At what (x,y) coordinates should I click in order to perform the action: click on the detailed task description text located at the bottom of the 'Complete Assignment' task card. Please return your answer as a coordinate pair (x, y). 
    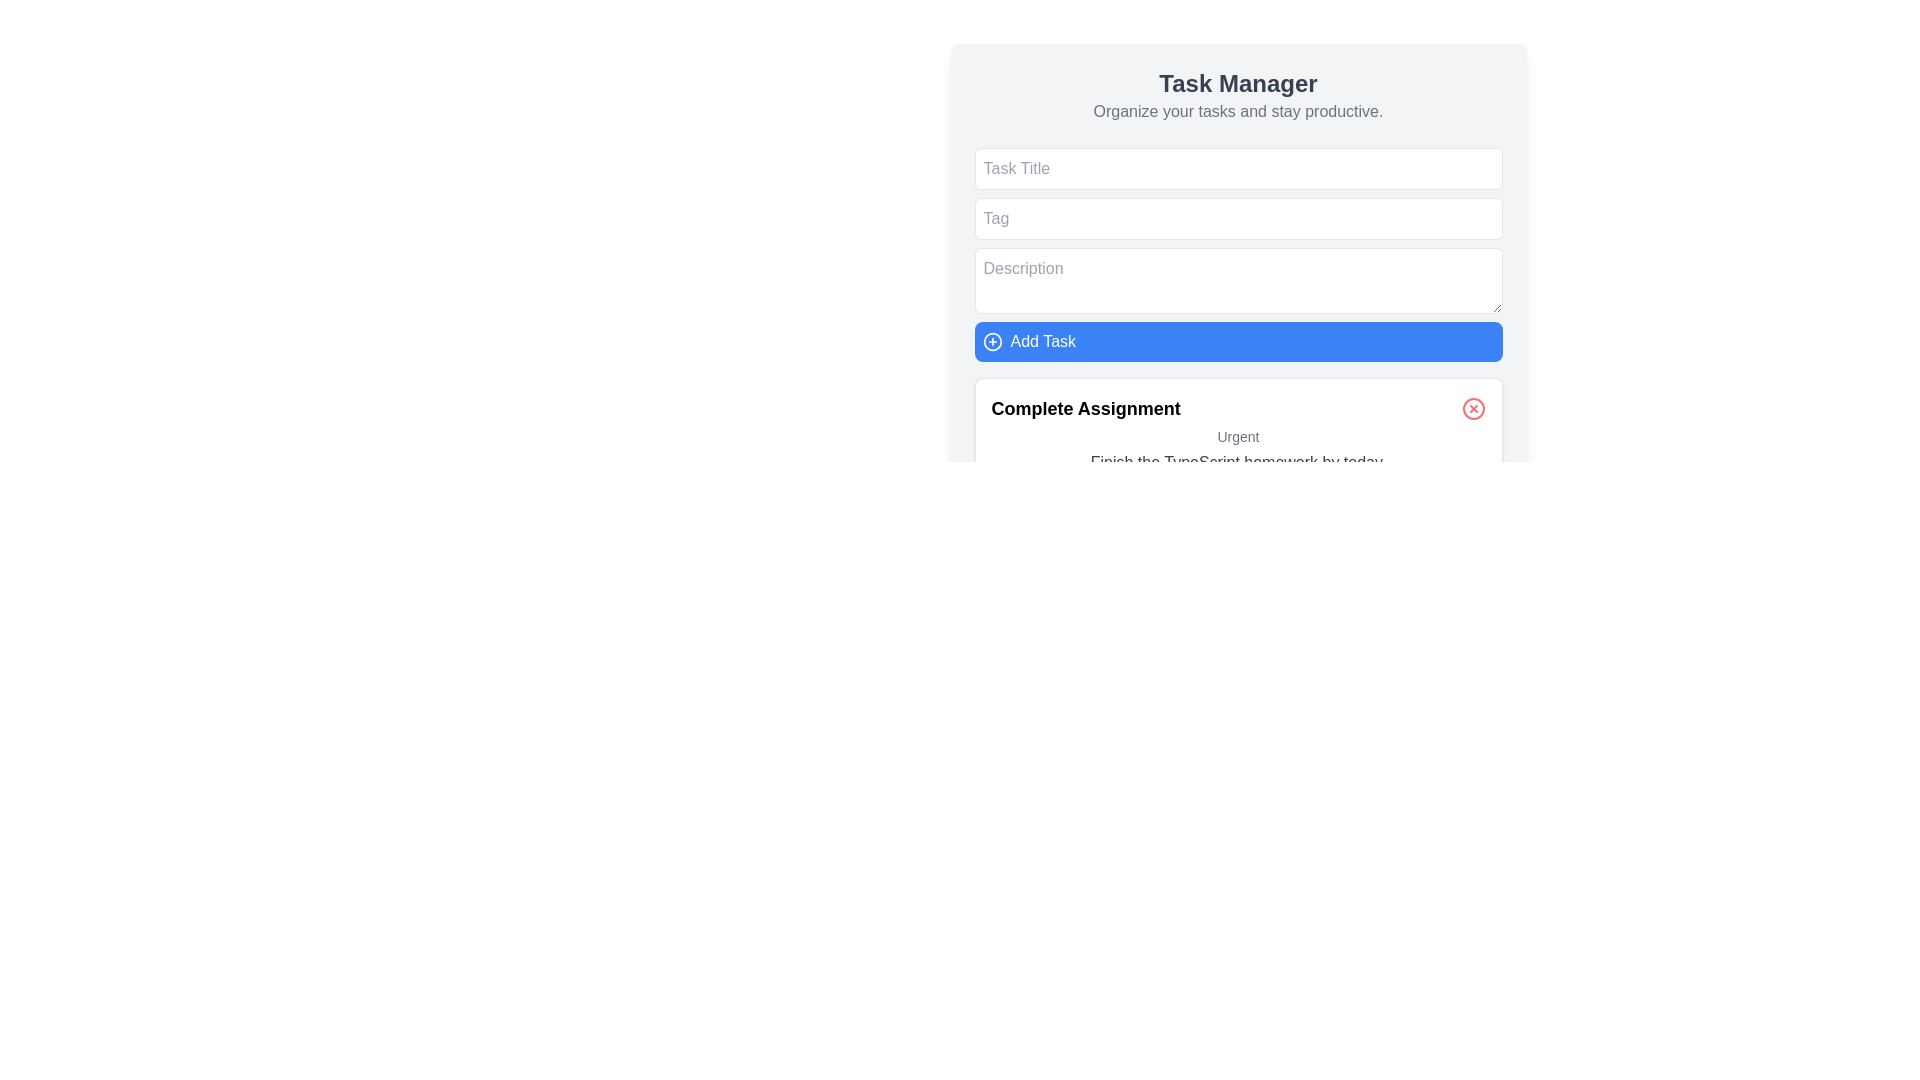
    Looking at the image, I should click on (1237, 462).